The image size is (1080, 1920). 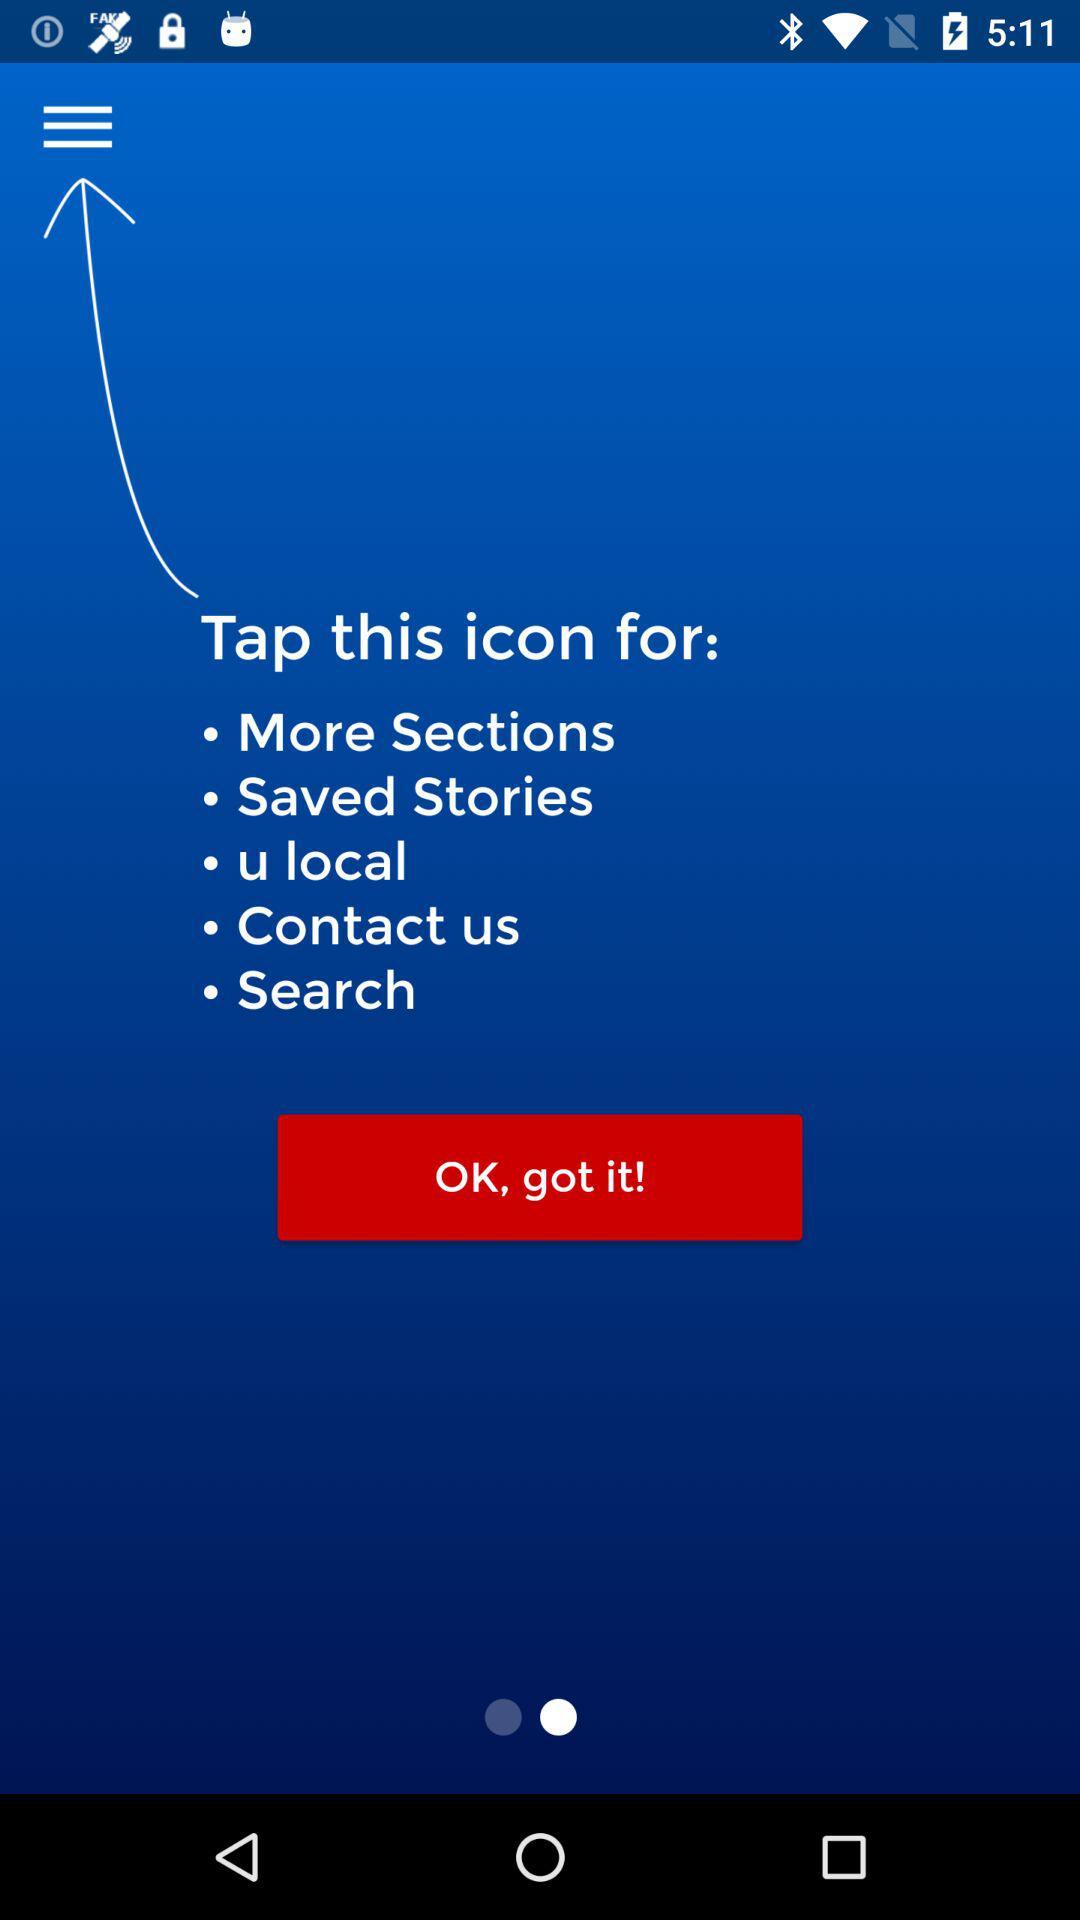 I want to click on icon below more sections saved icon, so click(x=540, y=1177).